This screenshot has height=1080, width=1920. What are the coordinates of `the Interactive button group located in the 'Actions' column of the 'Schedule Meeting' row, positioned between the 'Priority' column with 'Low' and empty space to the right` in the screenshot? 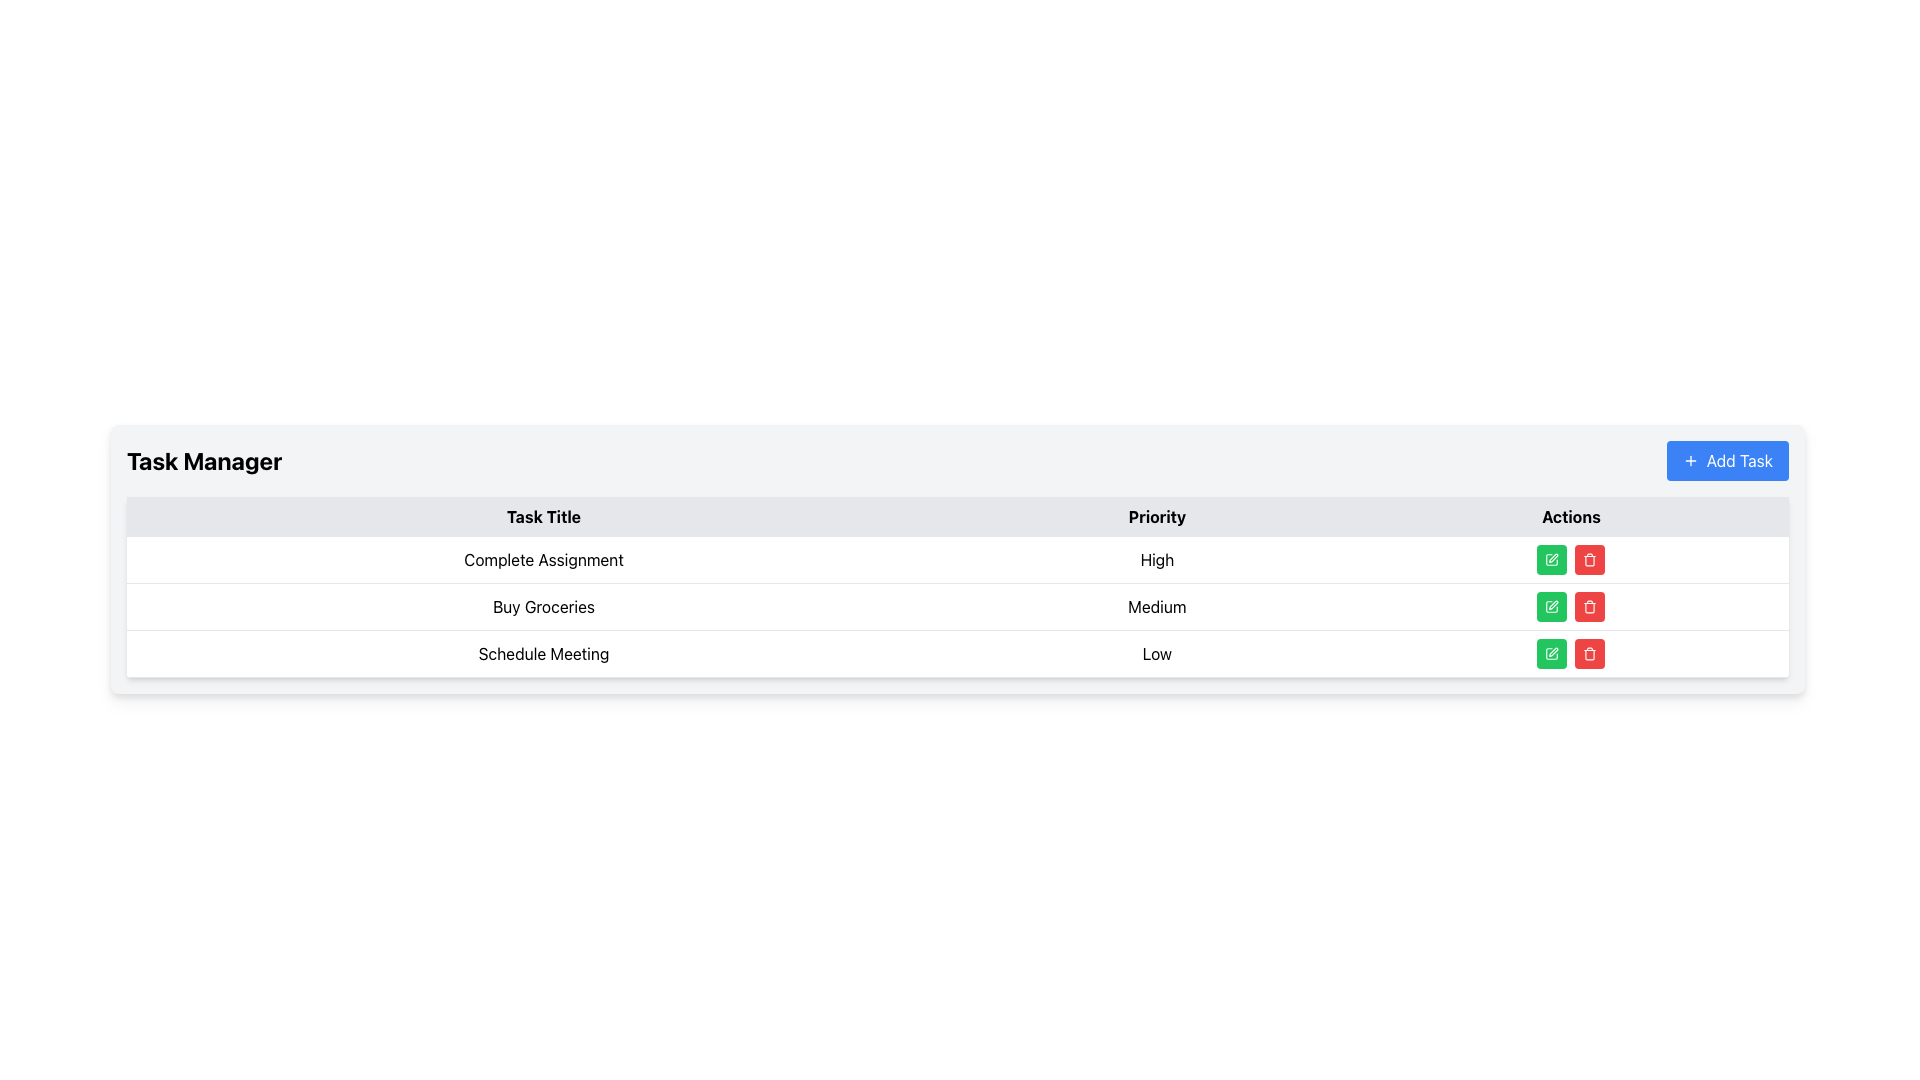 It's located at (1570, 654).